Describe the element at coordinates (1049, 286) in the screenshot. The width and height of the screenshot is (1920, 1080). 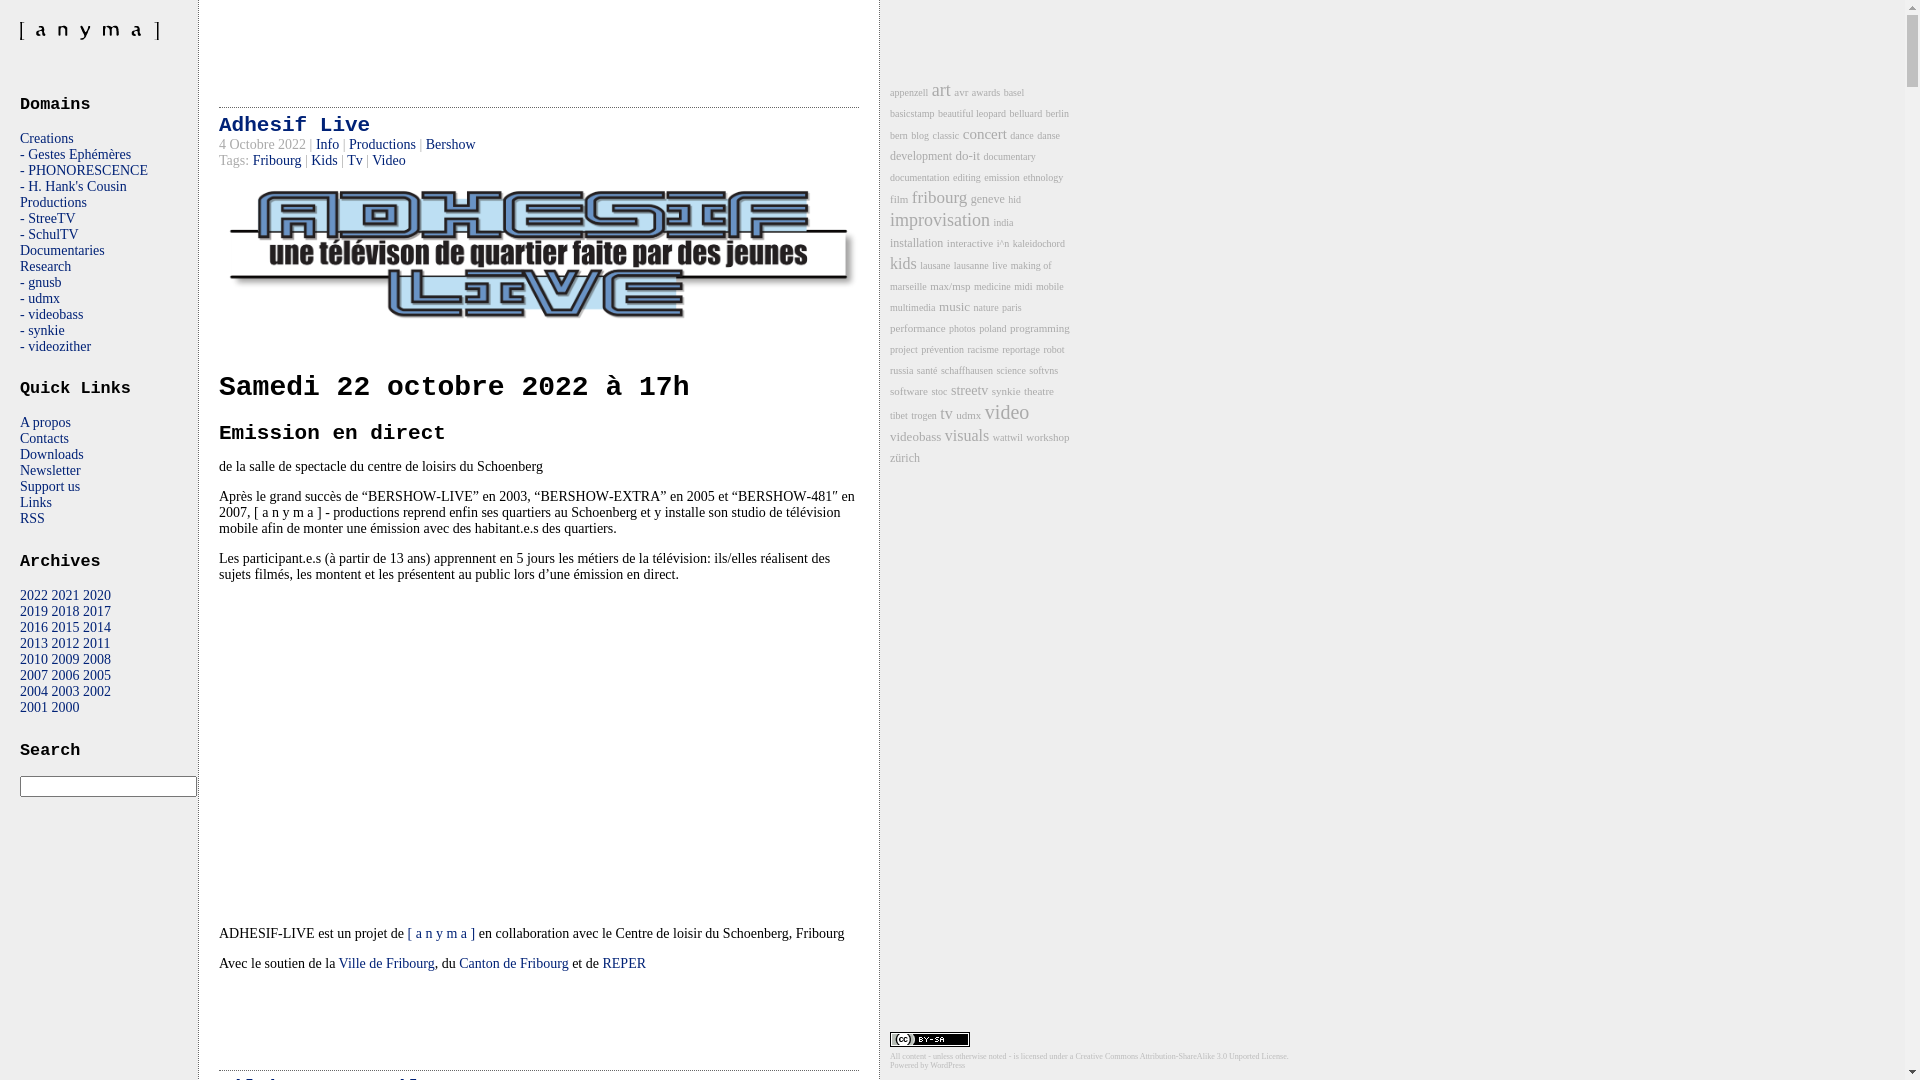
I see `'mobile'` at that location.